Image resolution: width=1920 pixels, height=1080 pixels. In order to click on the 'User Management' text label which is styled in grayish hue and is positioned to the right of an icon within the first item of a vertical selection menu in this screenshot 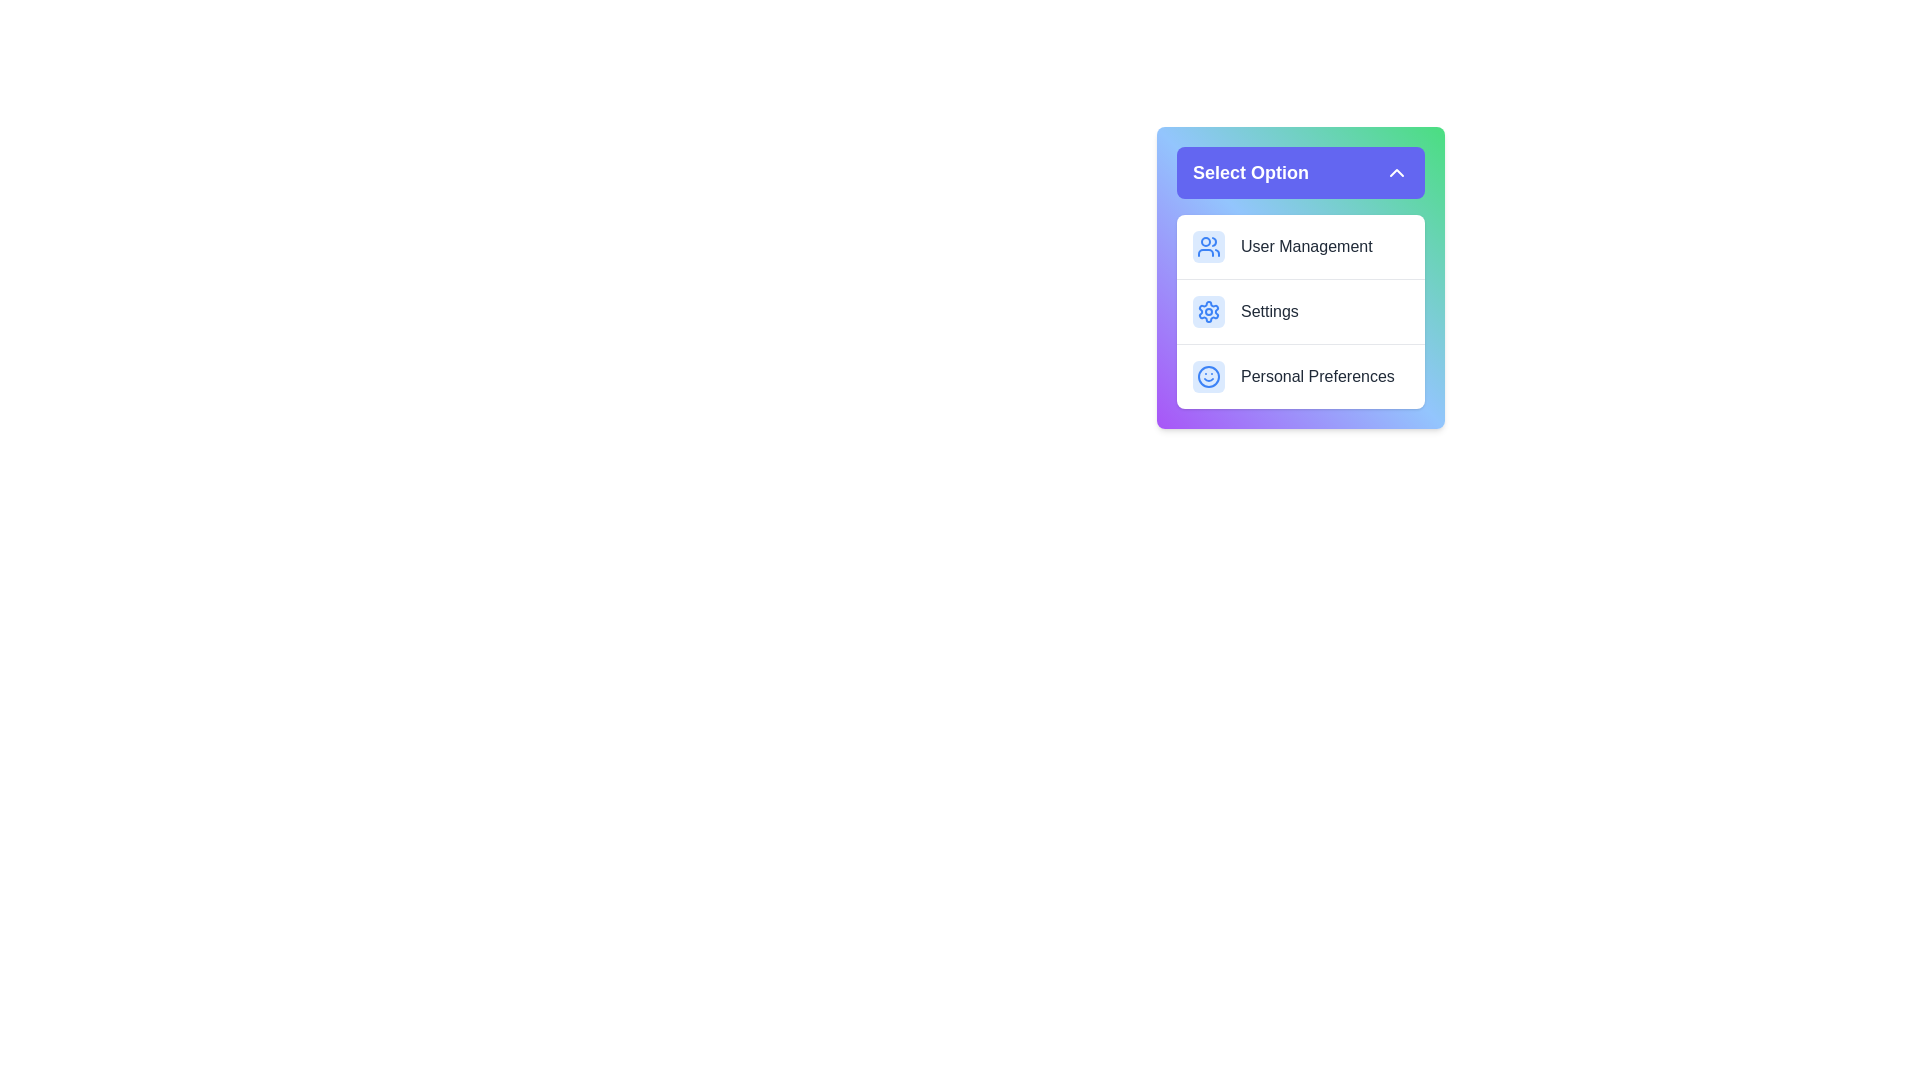, I will do `click(1306, 245)`.